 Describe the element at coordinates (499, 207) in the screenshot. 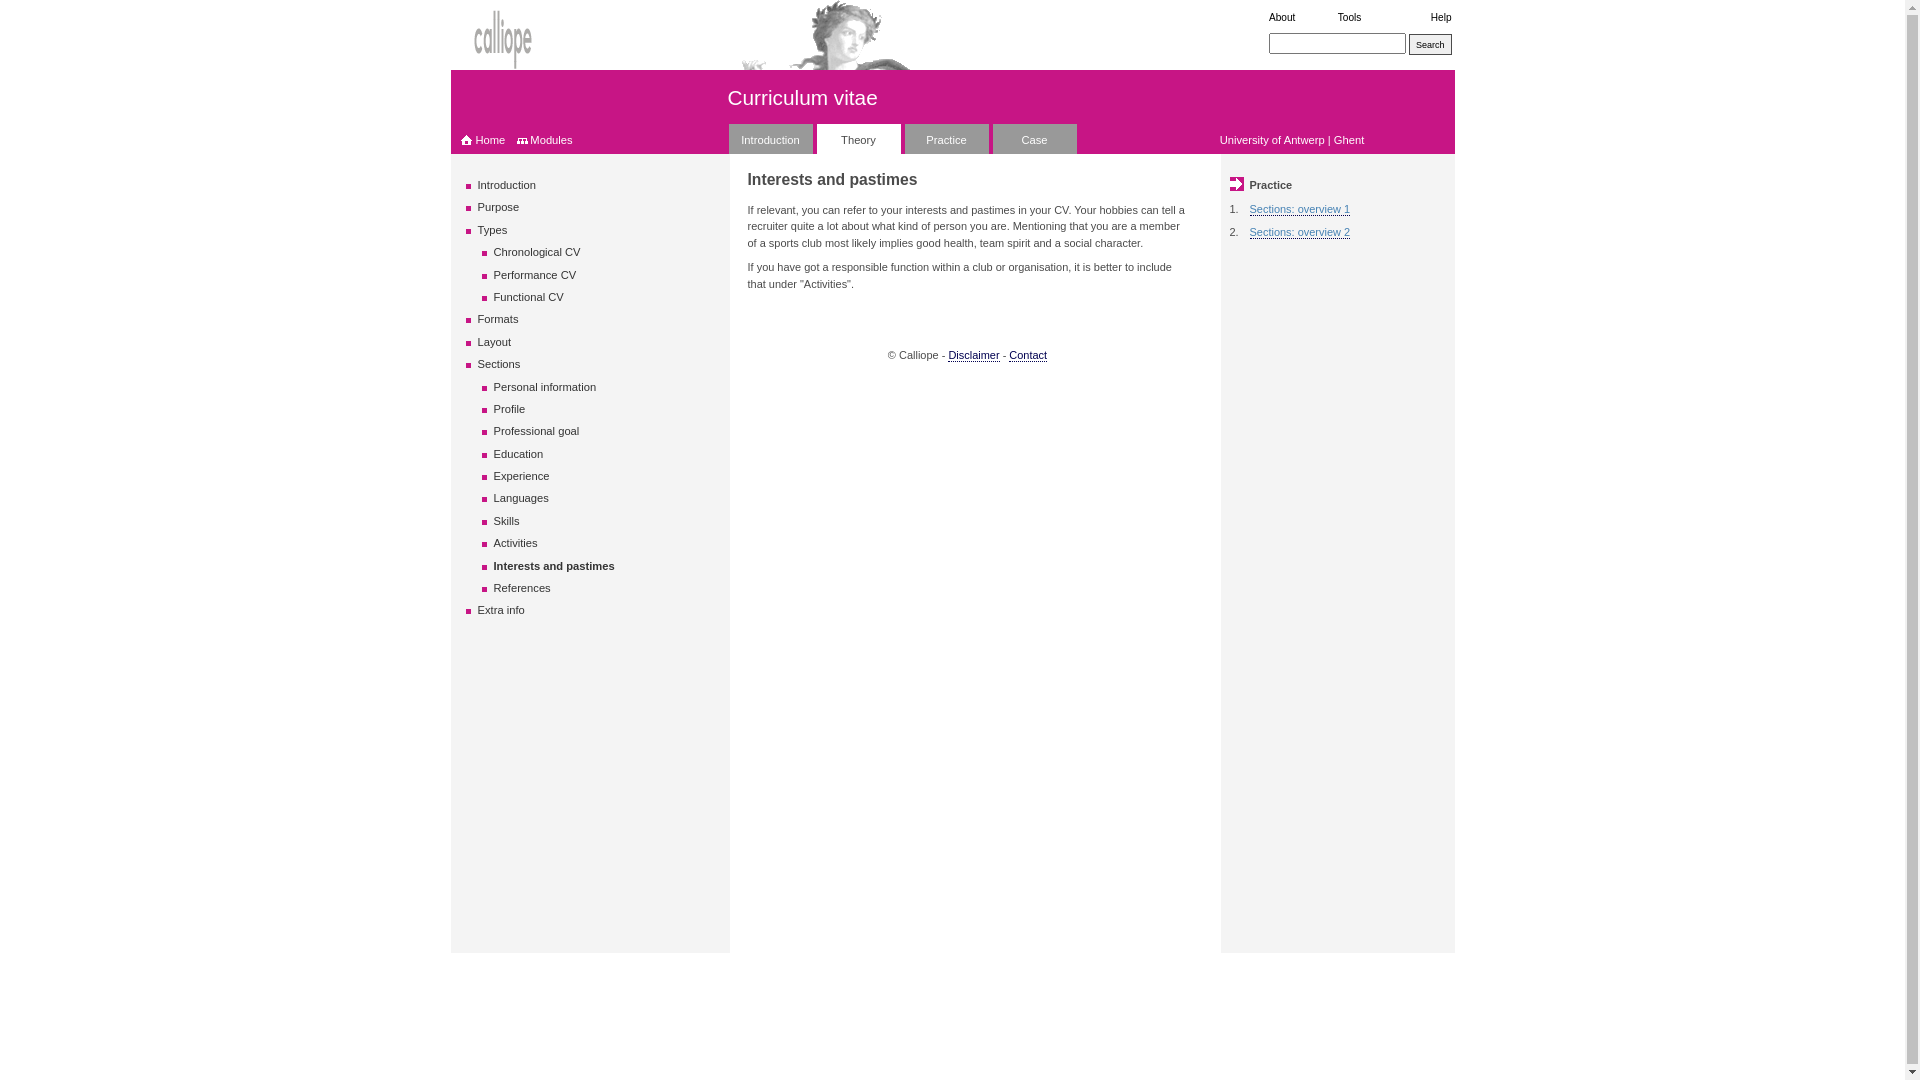

I see `'Purpose'` at that location.